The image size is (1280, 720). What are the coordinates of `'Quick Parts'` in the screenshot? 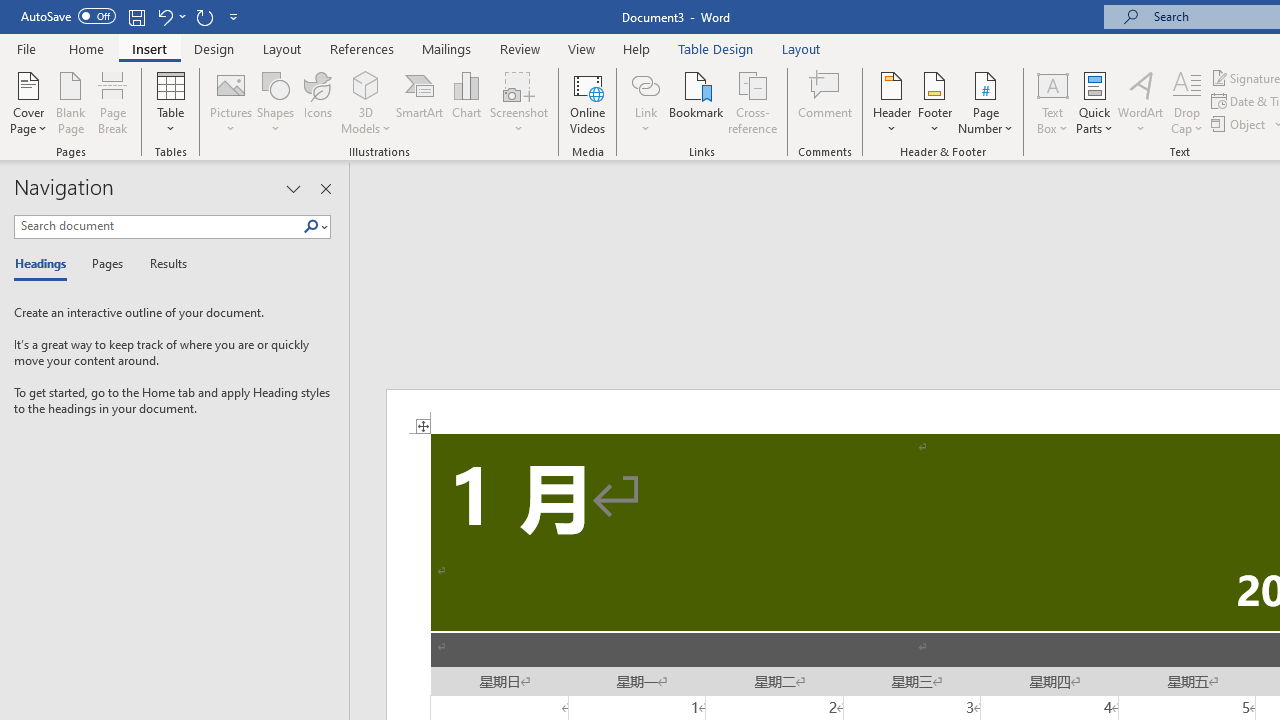 It's located at (1094, 103).